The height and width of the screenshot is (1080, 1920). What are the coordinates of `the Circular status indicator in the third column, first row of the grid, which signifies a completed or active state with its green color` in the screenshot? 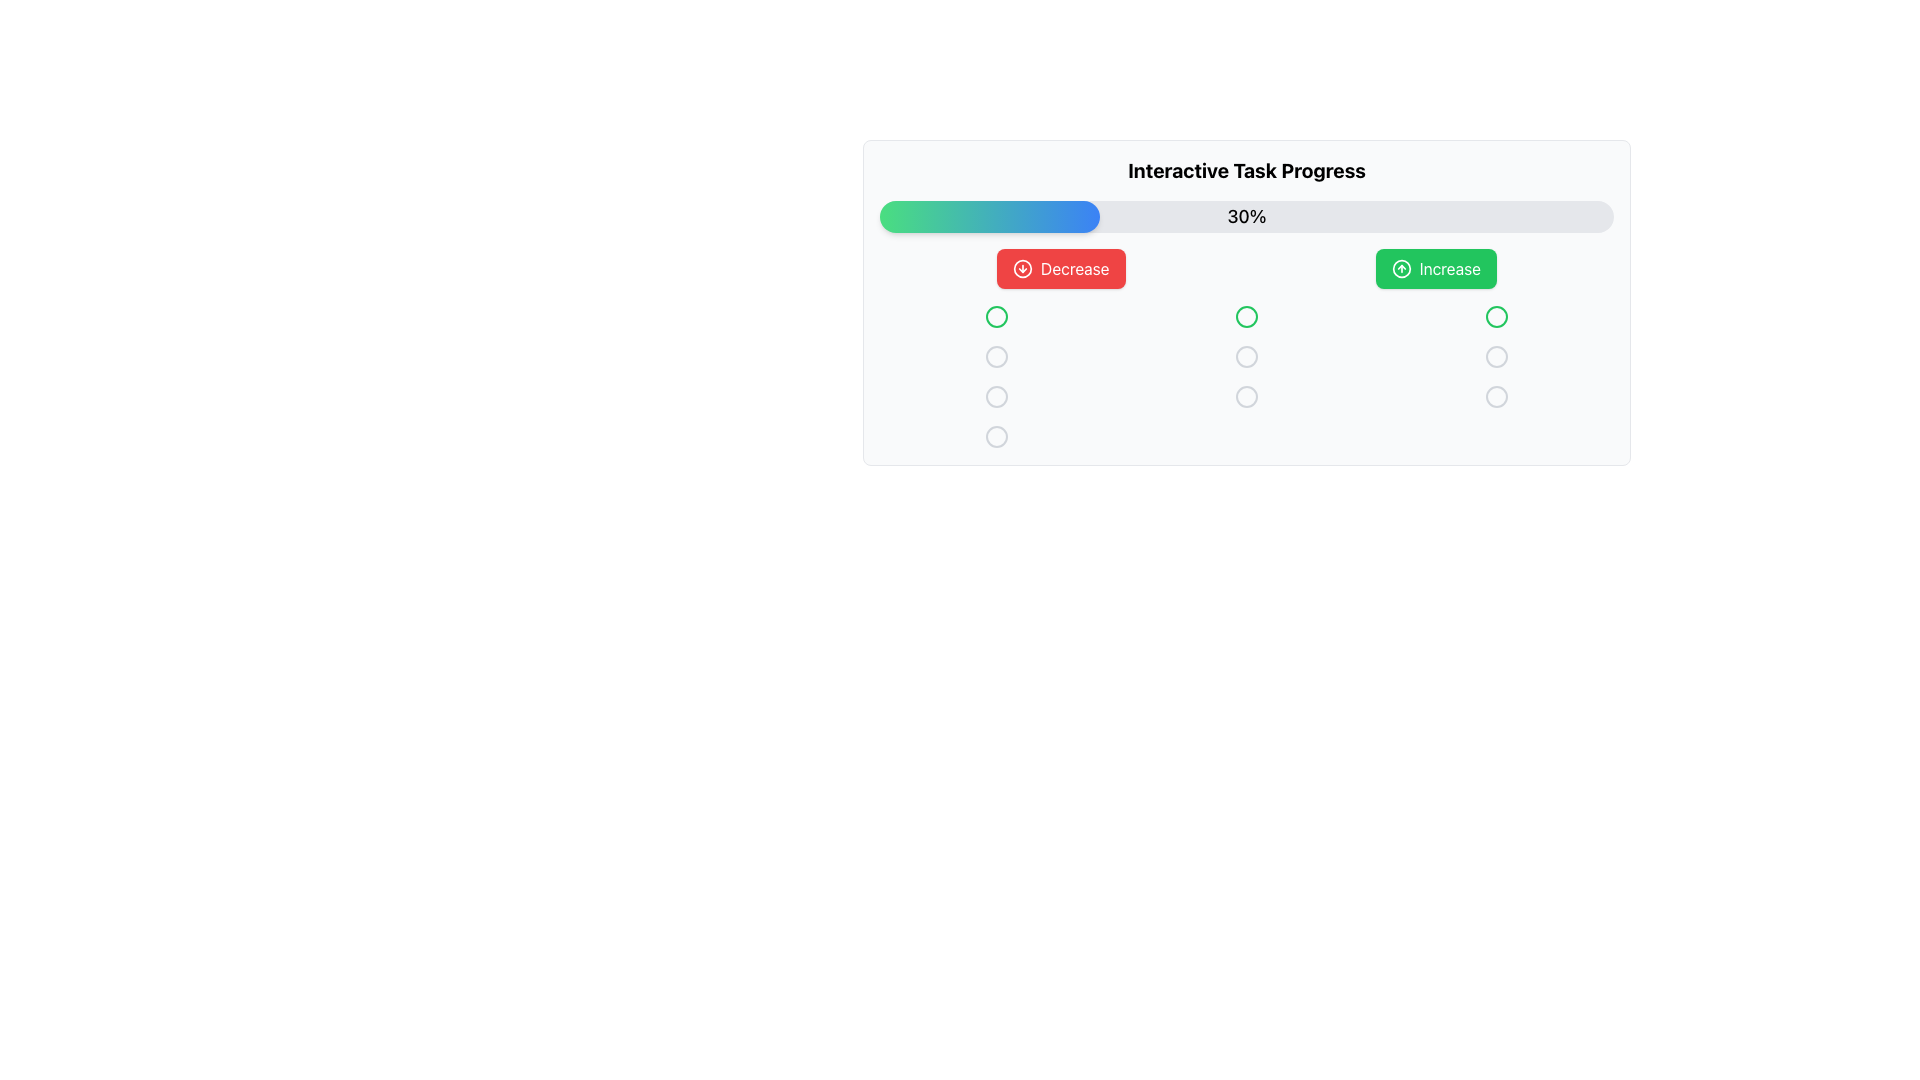 It's located at (1497, 315).